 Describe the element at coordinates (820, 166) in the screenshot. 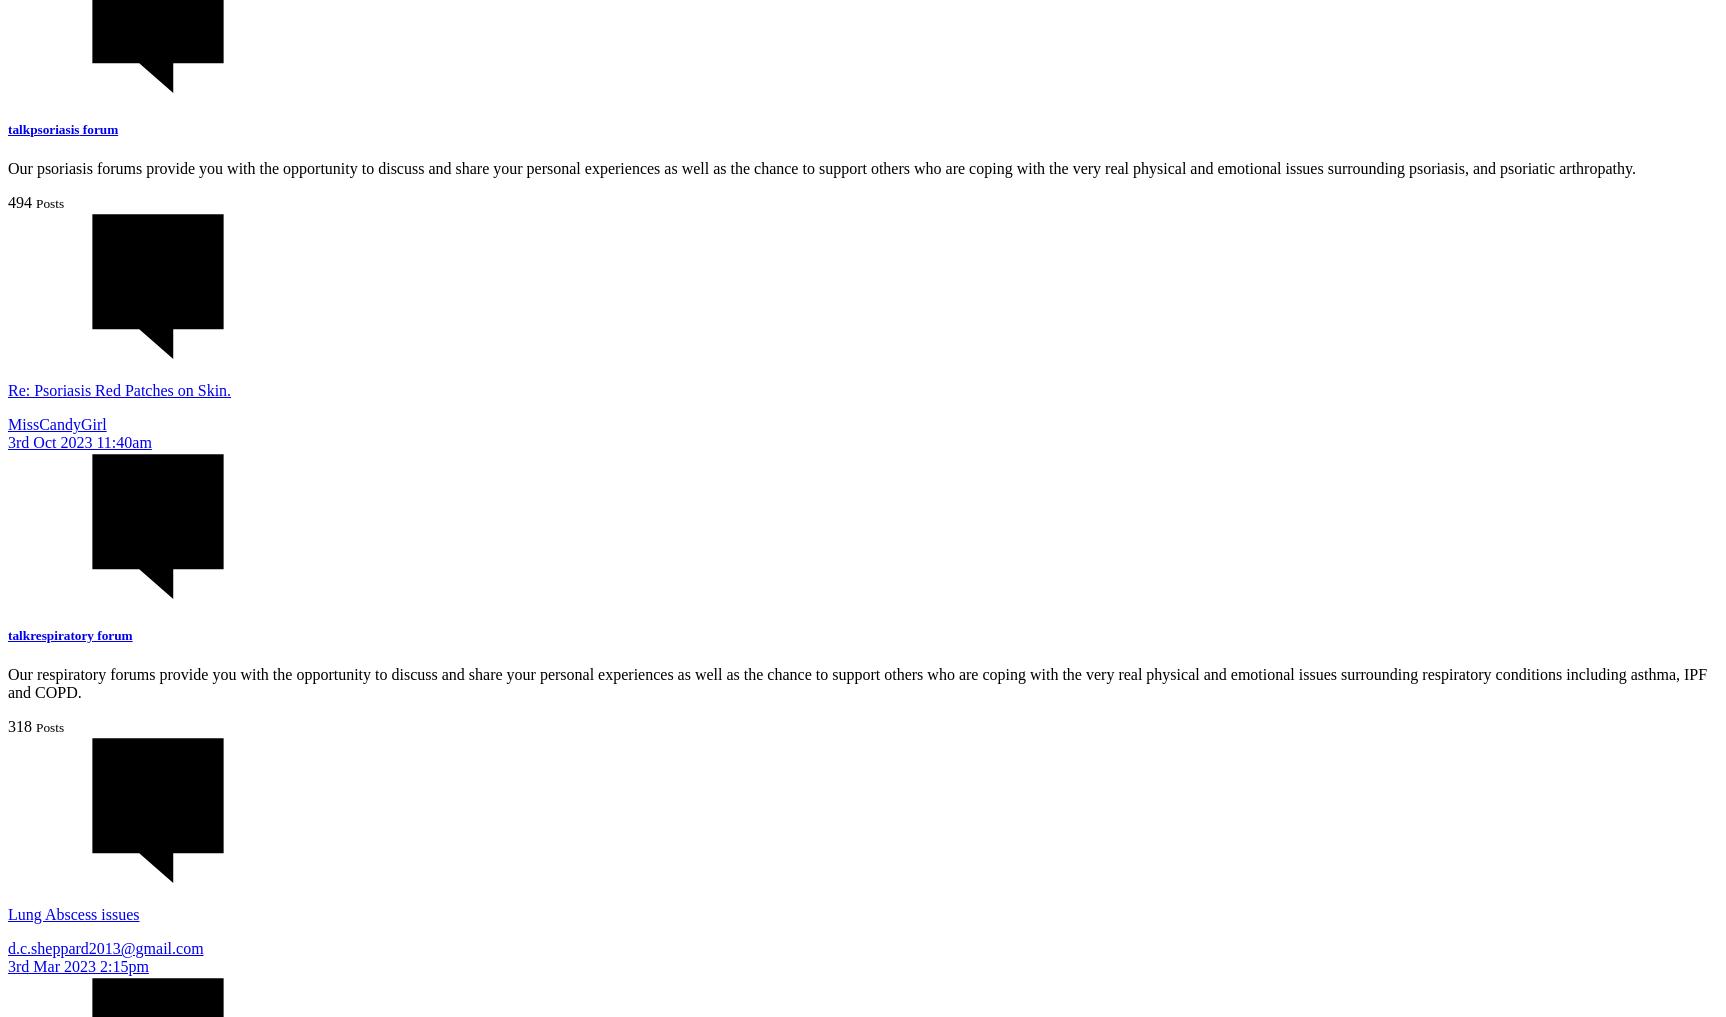

I see `'Our psoriasis forums provide you with the opportunity to discuss and share your personal experiences as well as the chance to support others who are coping with the very real physical and emotional issues surrounding psoriasis, and psoriatic arthropathy.'` at that location.